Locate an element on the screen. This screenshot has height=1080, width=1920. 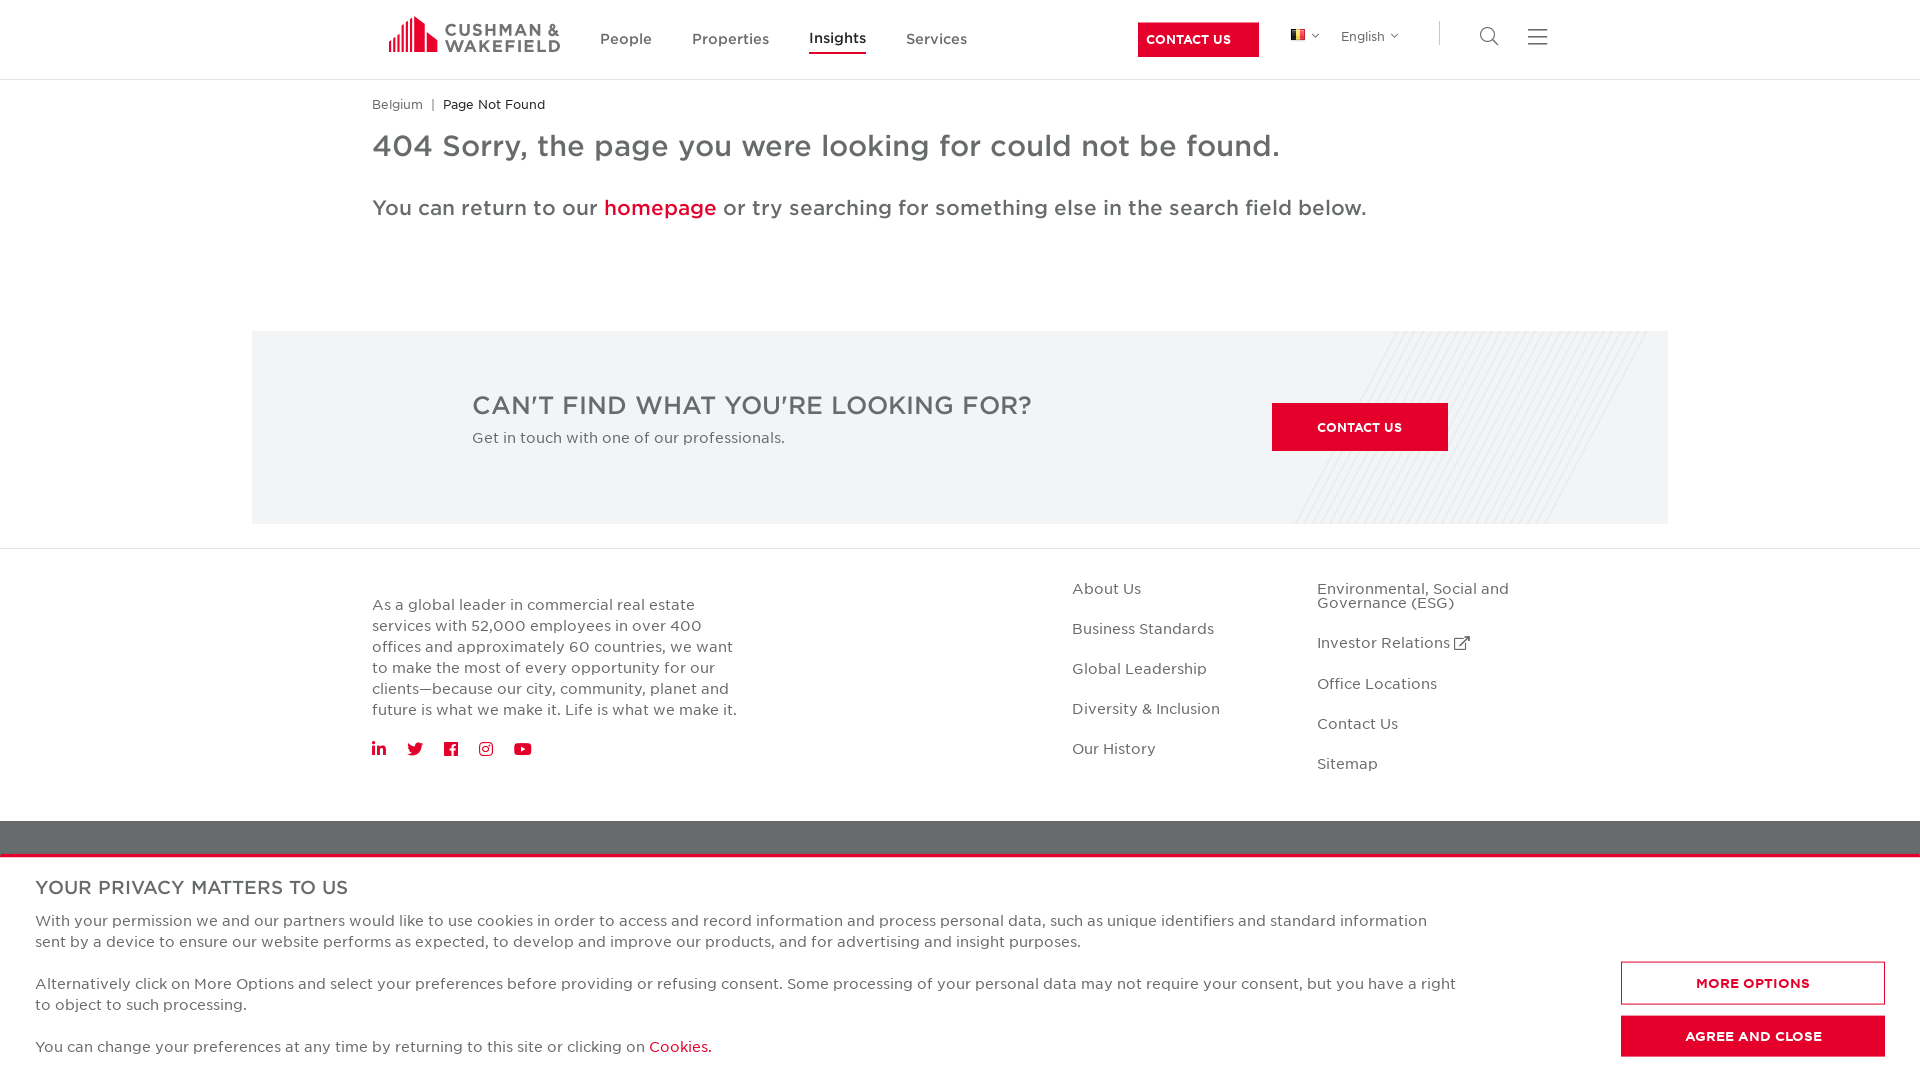
'MORE OPTIONS' is located at coordinates (1751, 982).